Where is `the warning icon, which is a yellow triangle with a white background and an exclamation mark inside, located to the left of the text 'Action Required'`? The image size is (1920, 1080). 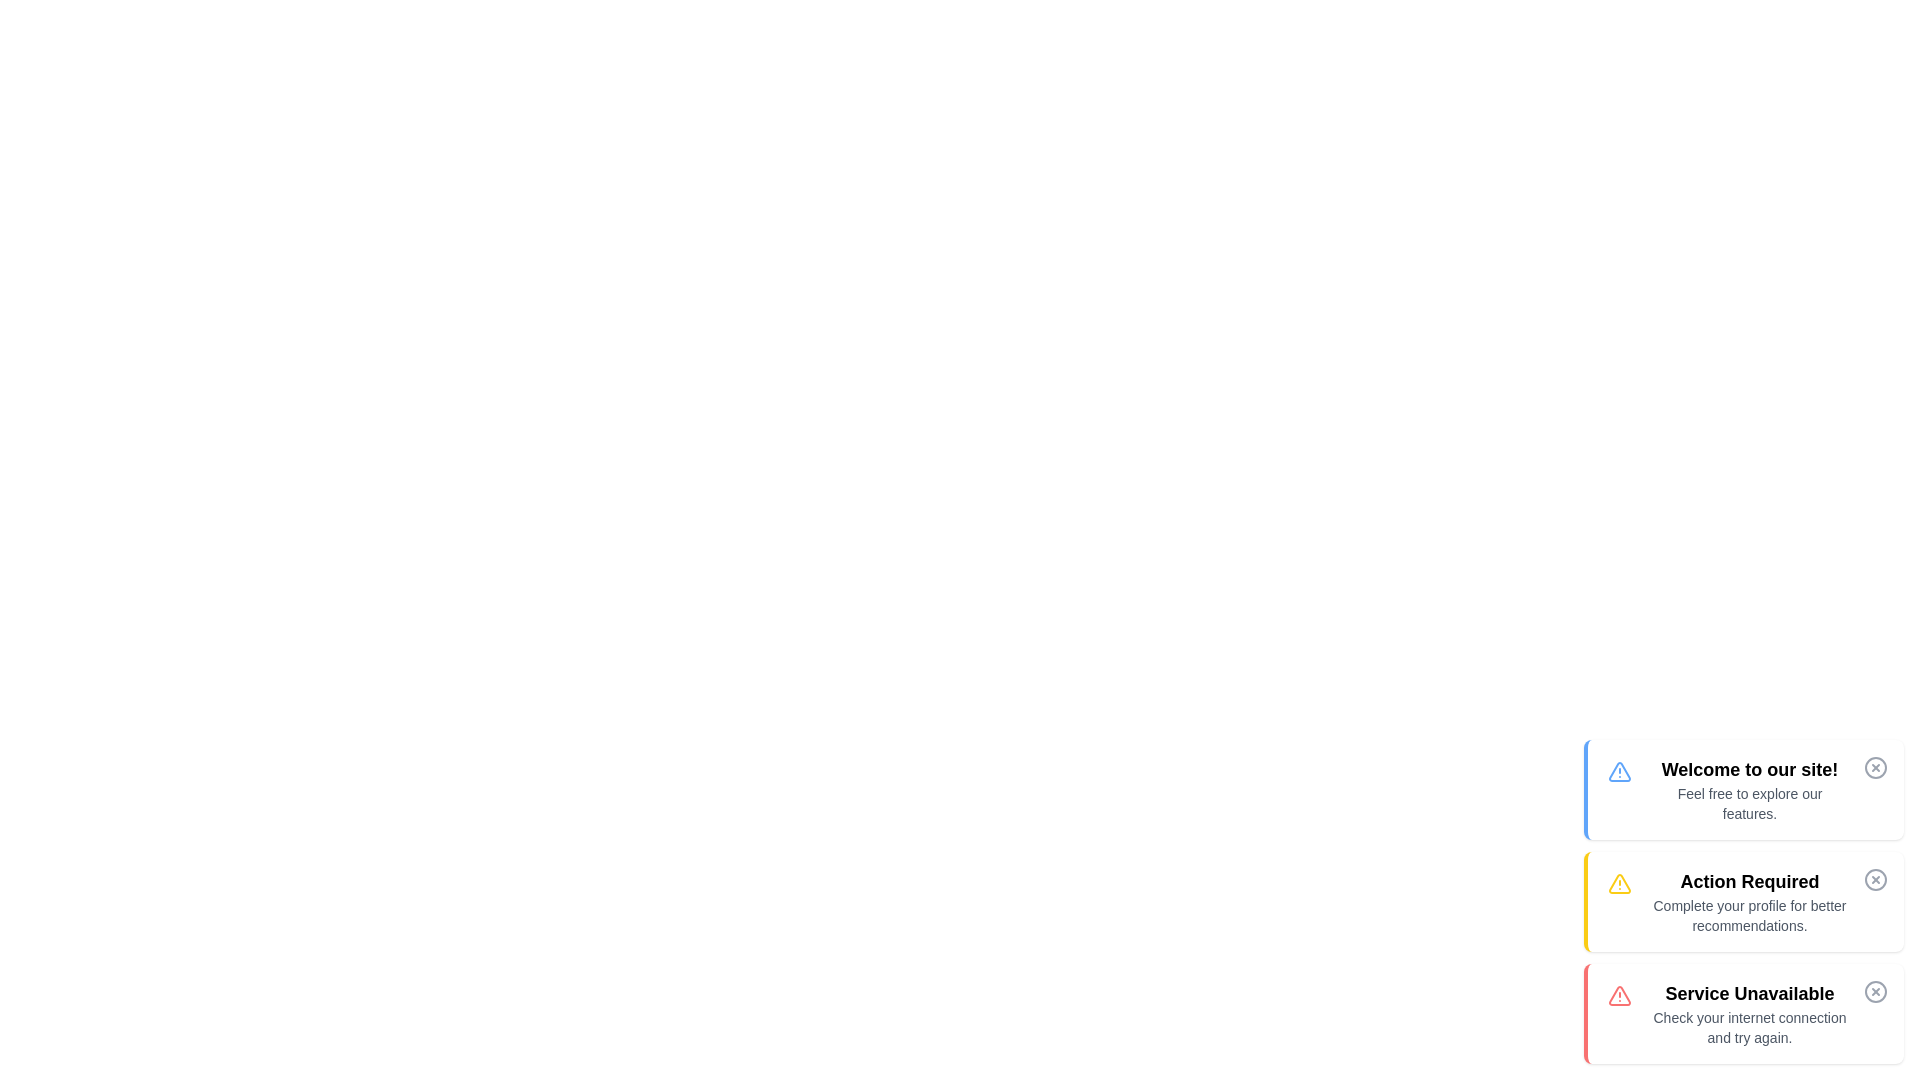
the warning icon, which is a yellow triangle with a white background and an exclamation mark inside, located to the left of the text 'Action Required' is located at coordinates (1620, 882).